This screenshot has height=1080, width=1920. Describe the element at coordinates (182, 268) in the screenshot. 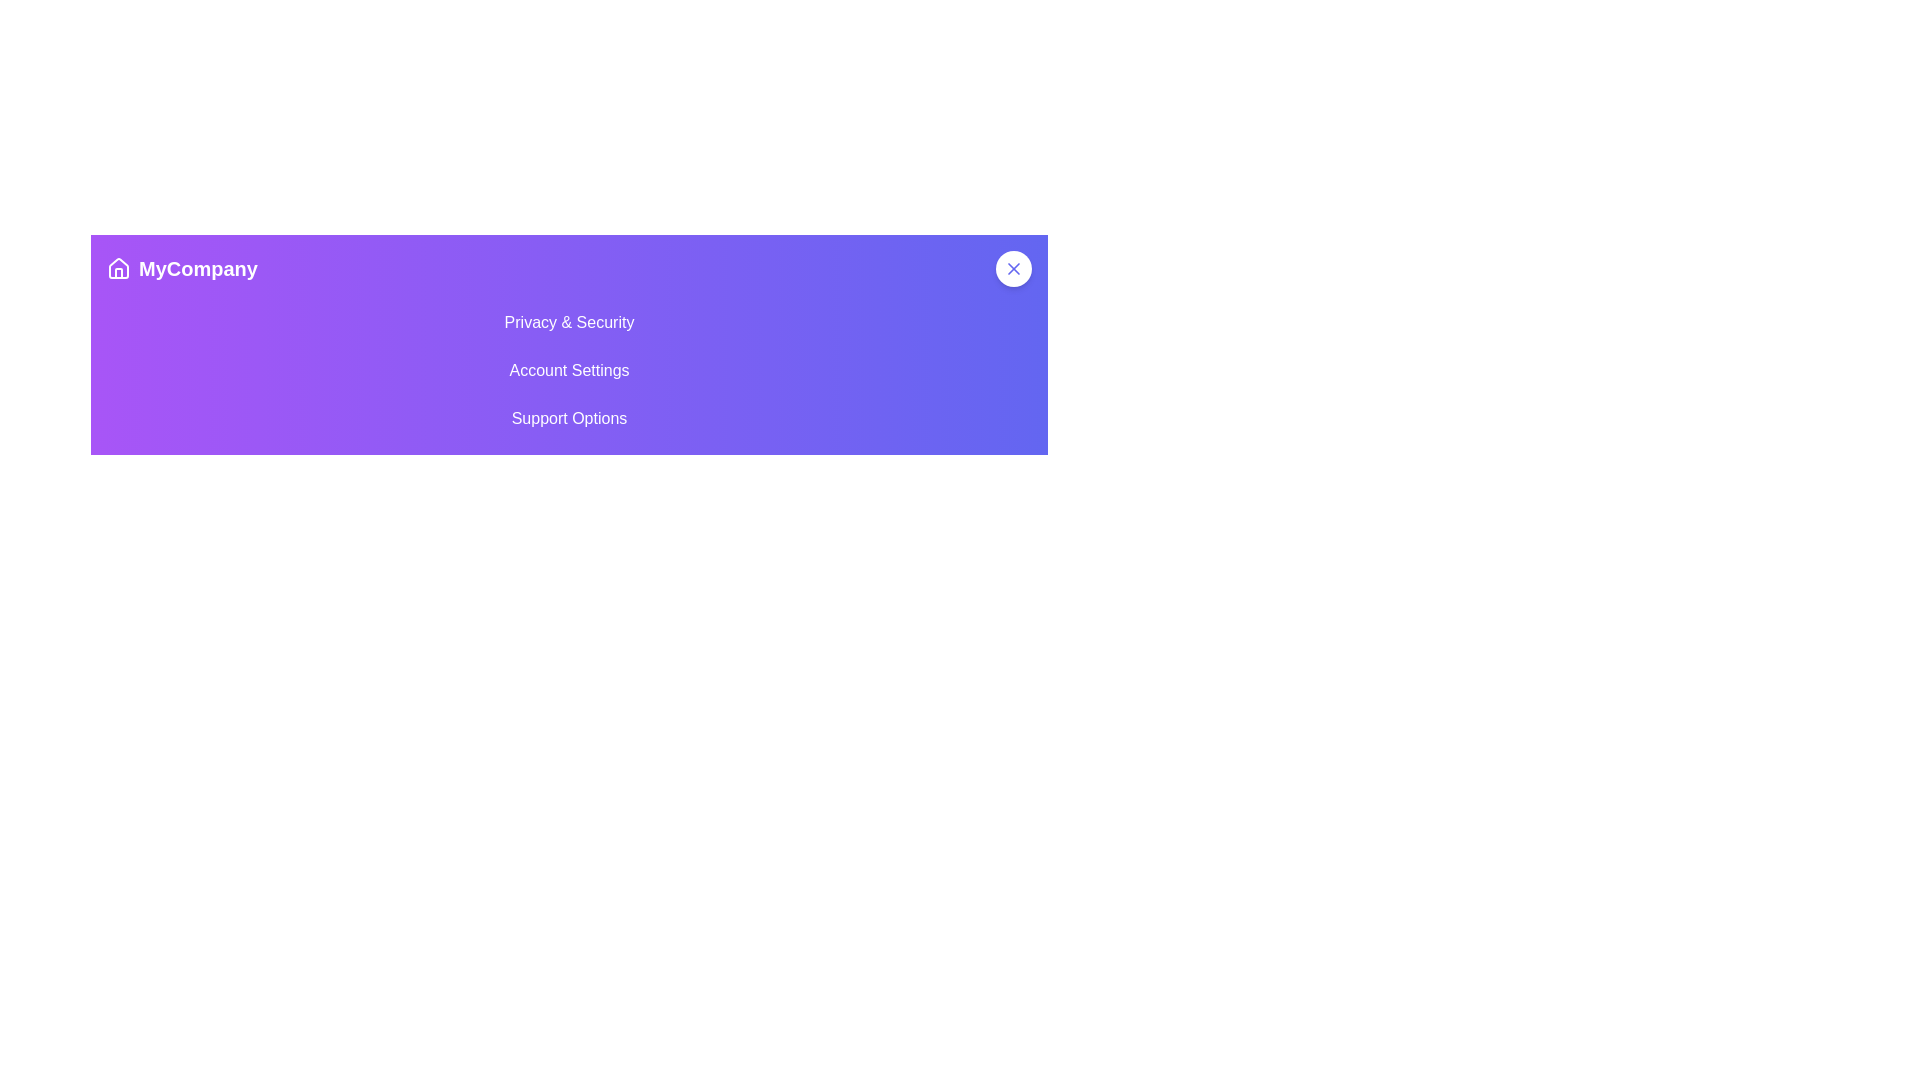

I see `the clickable logo that reads 'MyCompany' with a house-shaped icon, located in the top-left of the purple gradient background` at that location.